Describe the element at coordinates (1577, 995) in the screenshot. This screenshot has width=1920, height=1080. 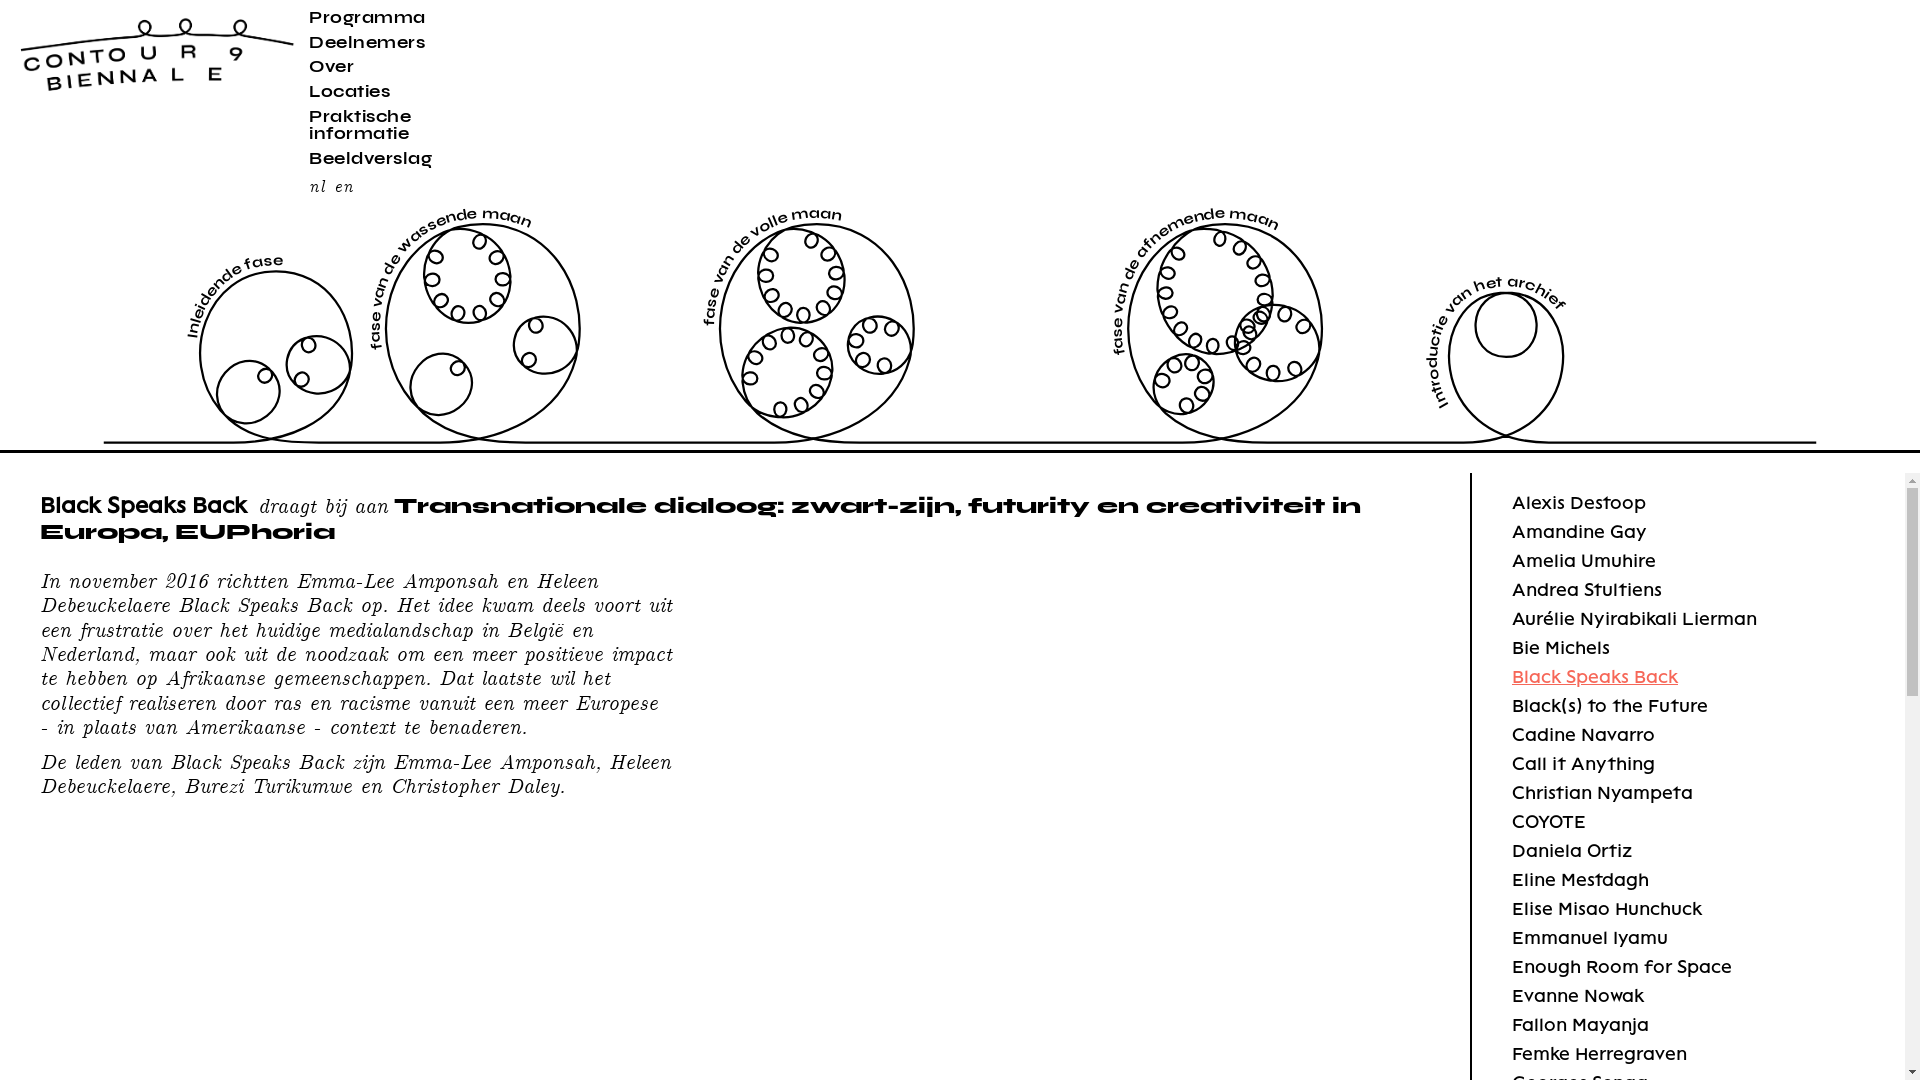
I see `'Evanne Nowak'` at that location.